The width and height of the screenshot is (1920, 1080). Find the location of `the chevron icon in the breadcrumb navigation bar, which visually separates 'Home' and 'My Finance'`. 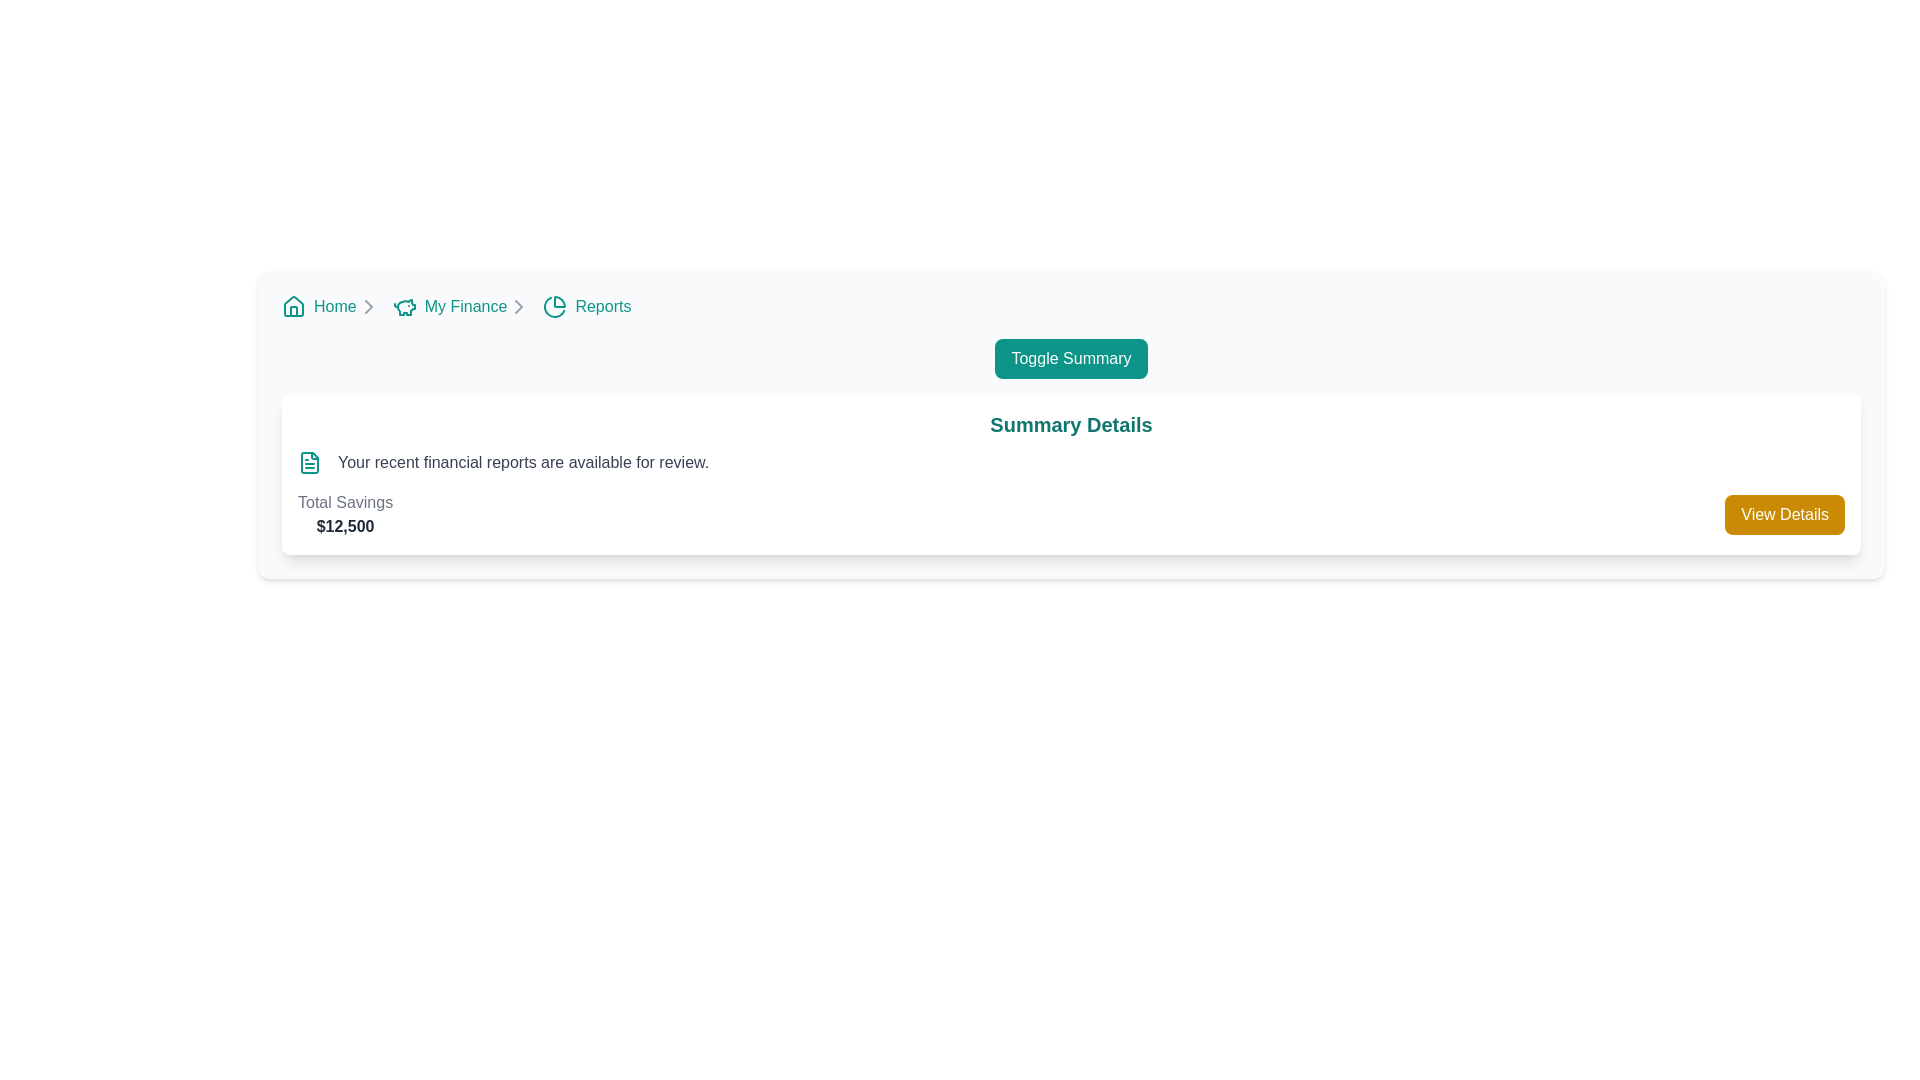

the chevron icon in the breadcrumb navigation bar, which visually separates 'Home' and 'My Finance' is located at coordinates (519, 307).